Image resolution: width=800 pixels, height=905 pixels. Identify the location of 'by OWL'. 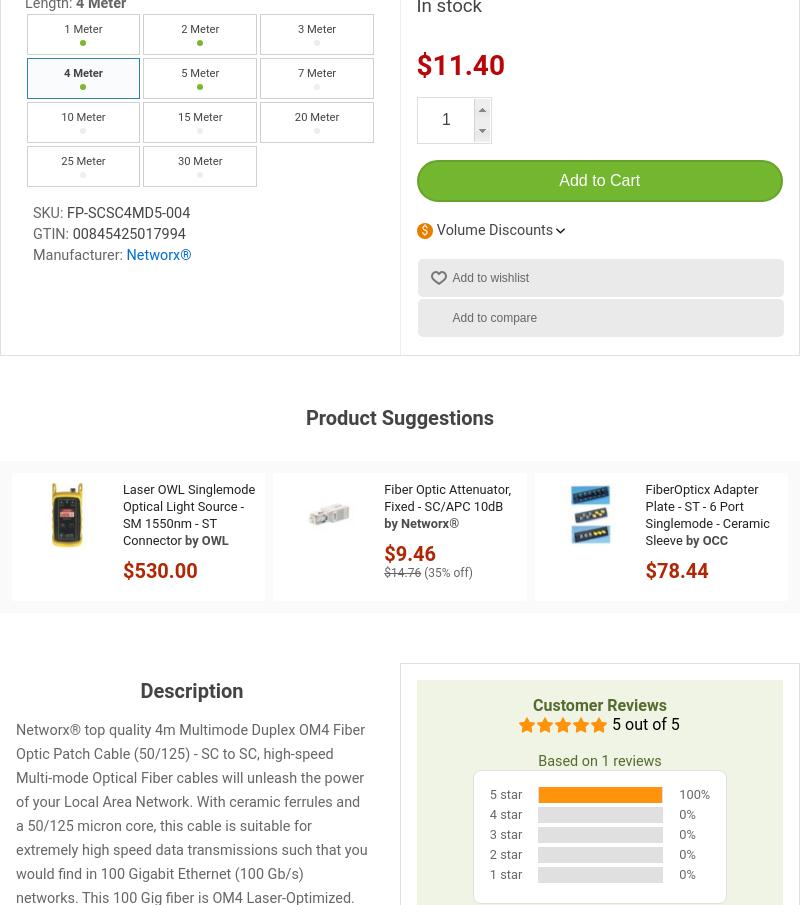
(206, 538).